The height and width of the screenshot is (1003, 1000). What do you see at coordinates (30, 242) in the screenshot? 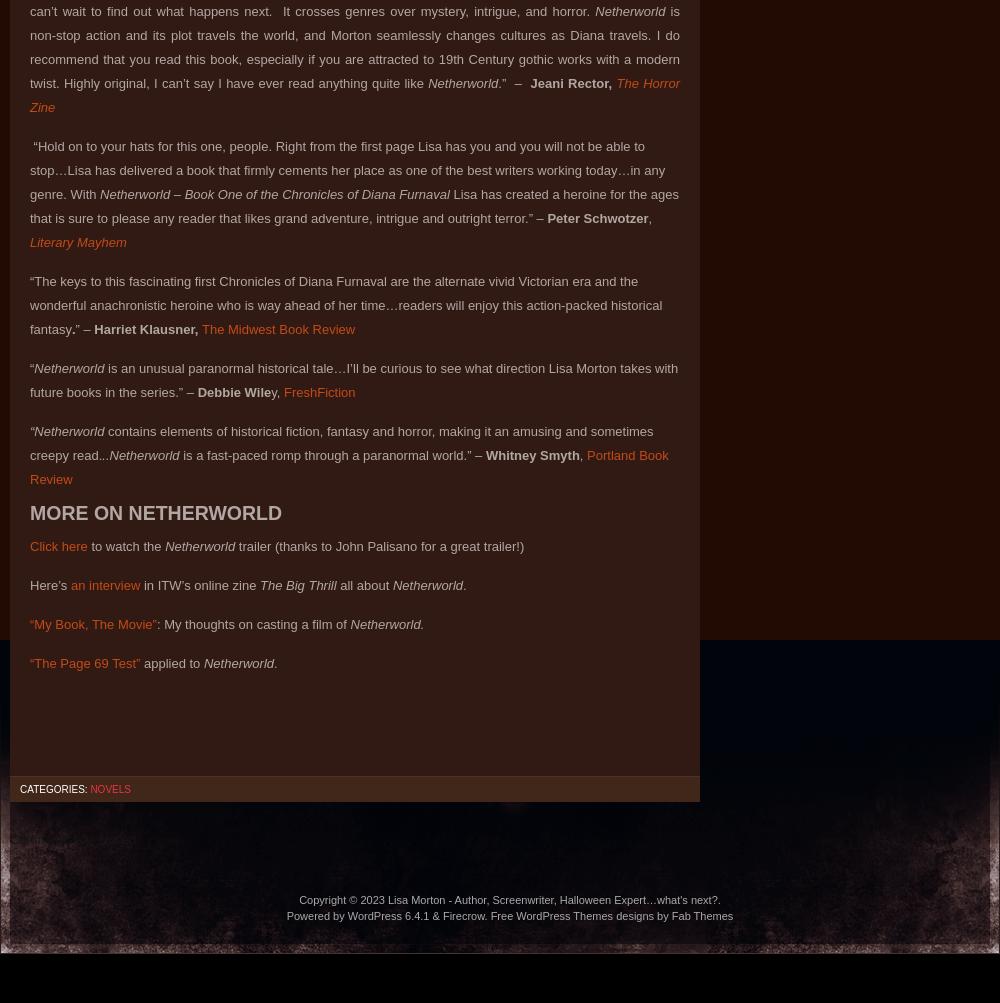
I see `'Literary Mayhem'` at bounding box center [30, 242].